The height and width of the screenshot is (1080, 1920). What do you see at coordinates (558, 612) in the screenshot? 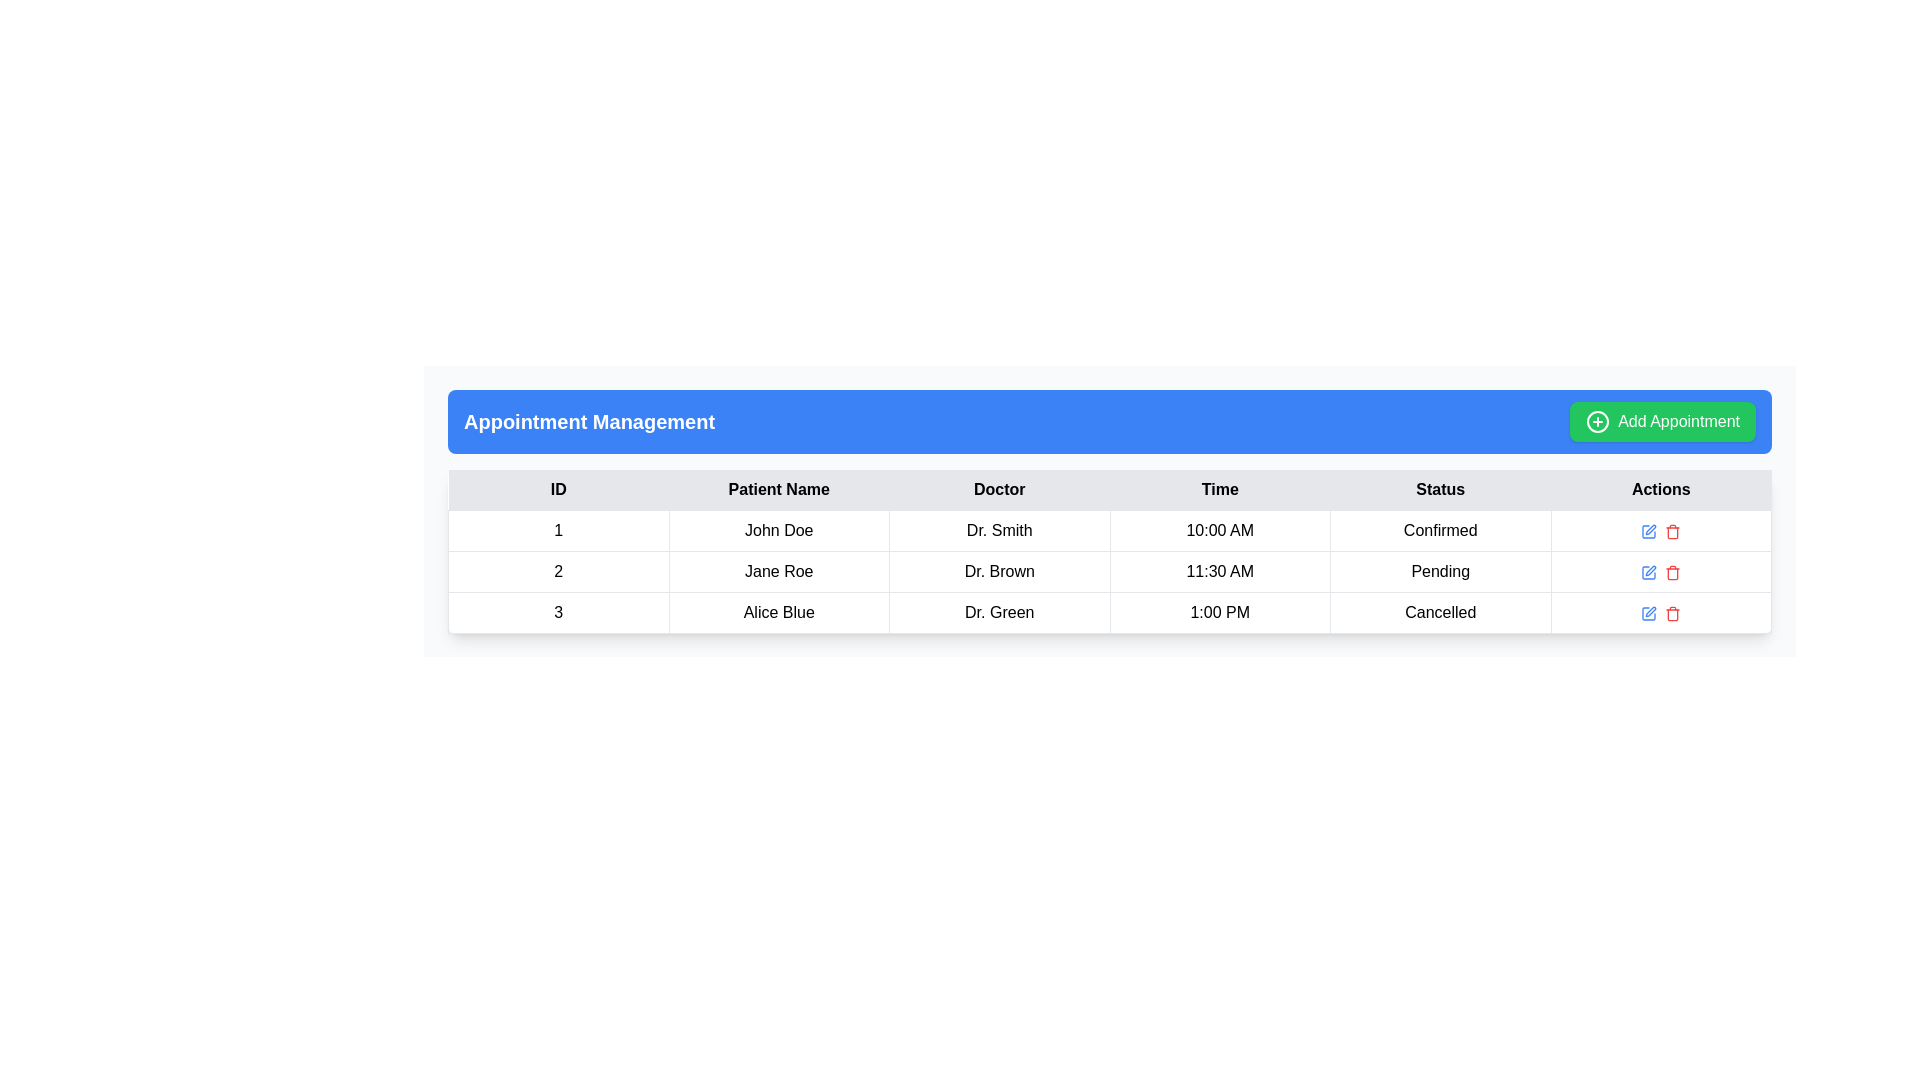
I see `the static table cell displaying the number '3' in the 'ID' column of the table for patient Alice Blue` at bounding box center [558, 612].